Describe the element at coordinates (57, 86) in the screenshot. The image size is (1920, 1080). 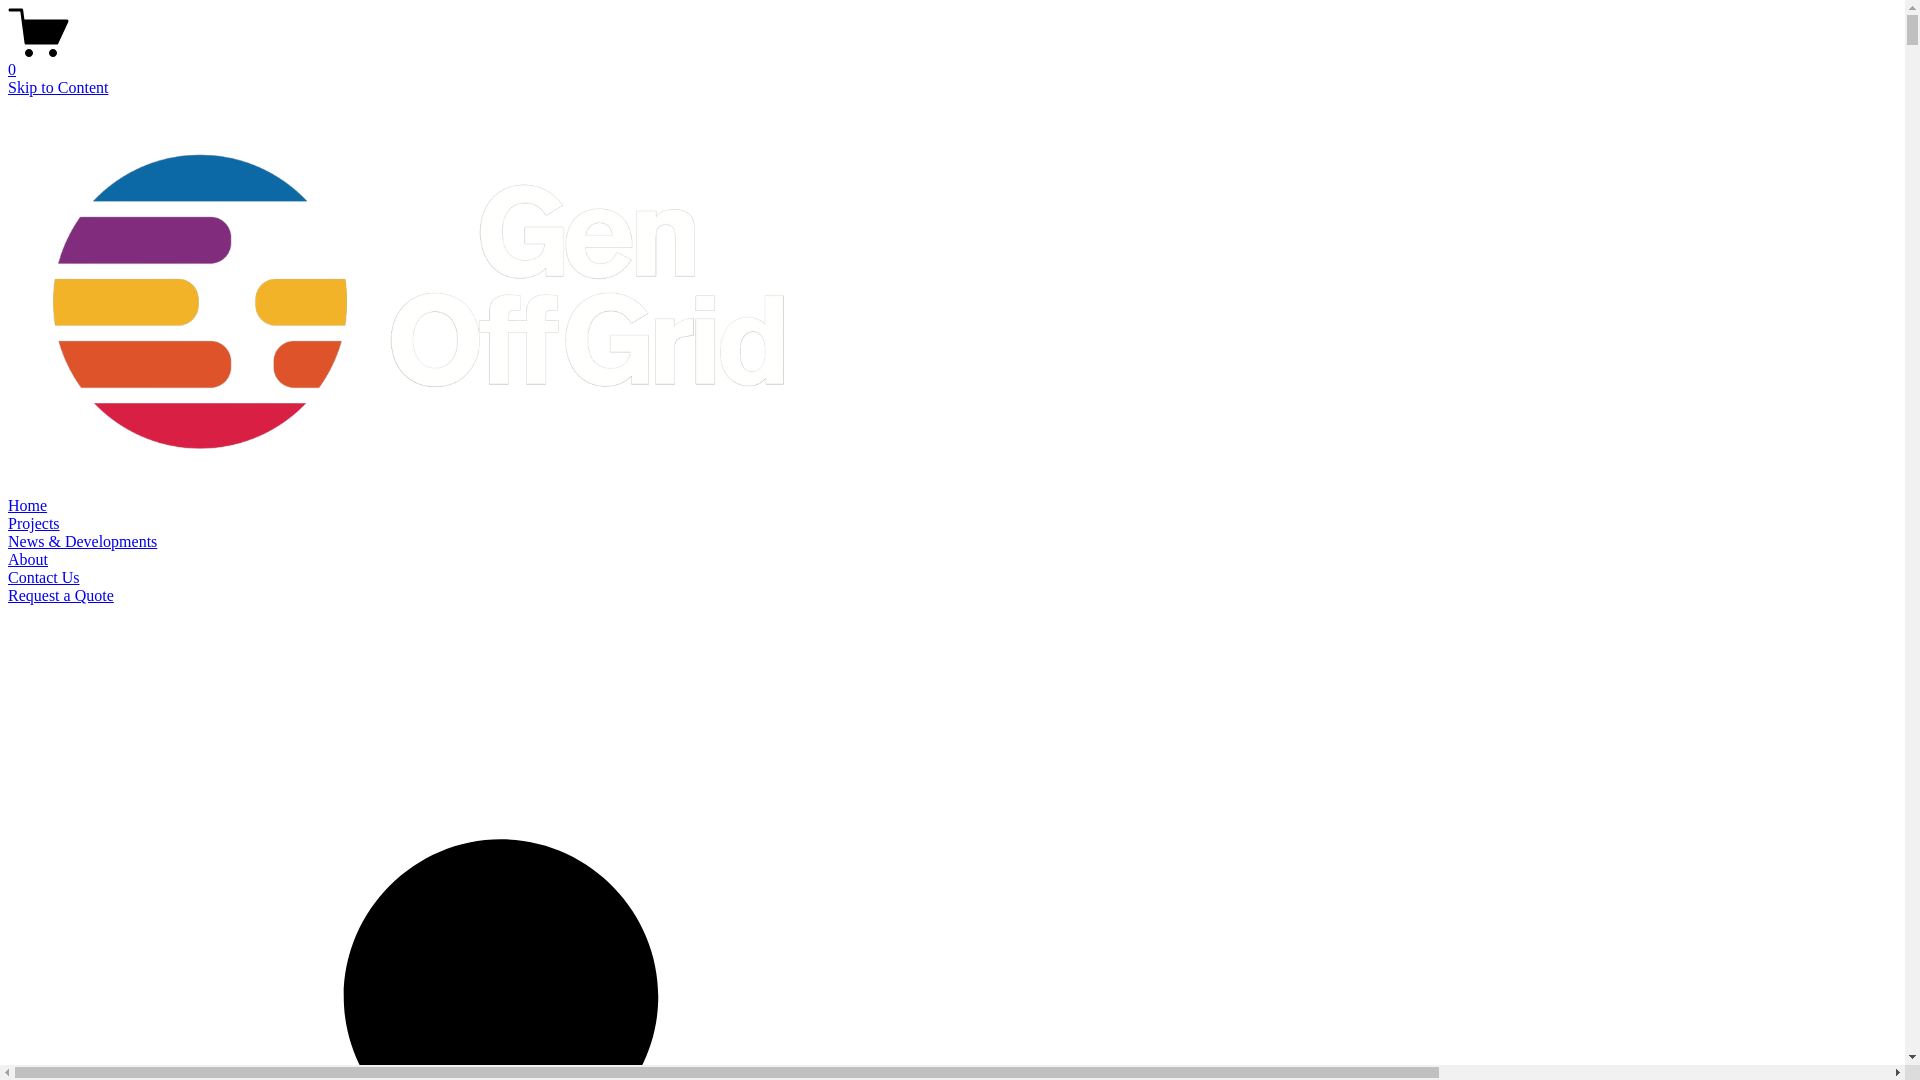
I see `'Skip to Content'` at that location.